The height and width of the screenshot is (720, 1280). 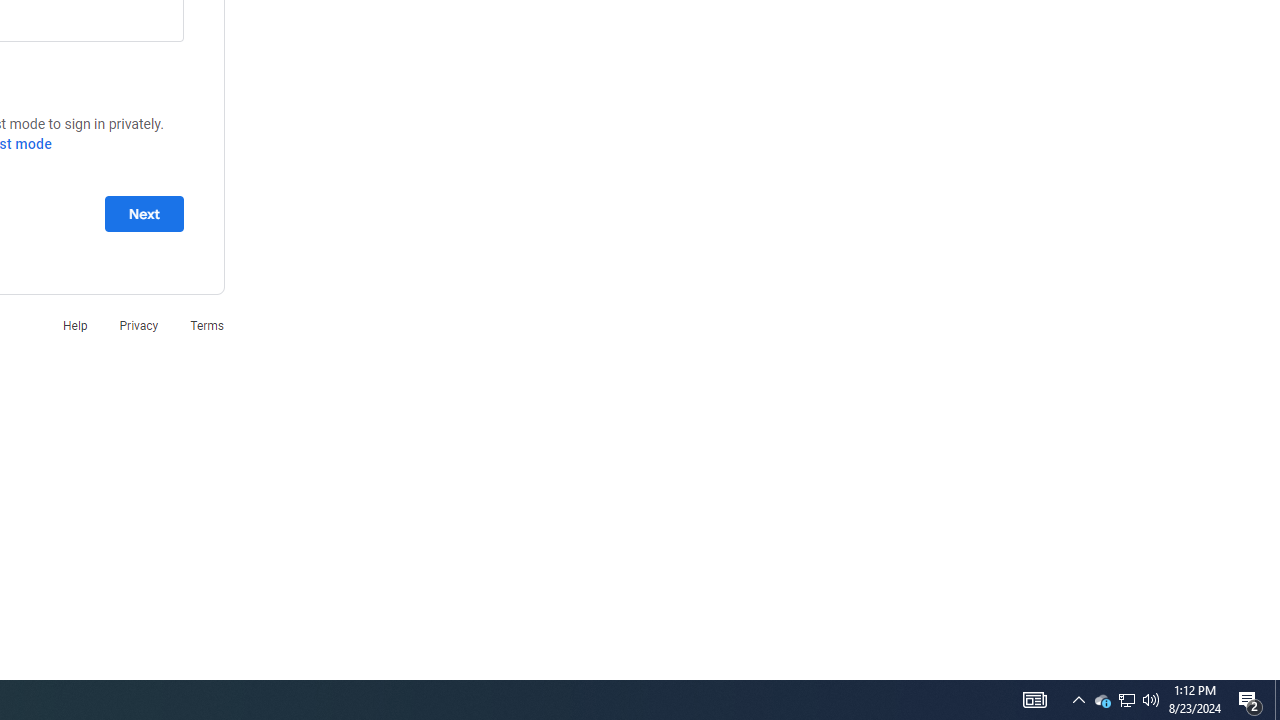 What do you see at coordinates (1078, 698) in the screenshot?
I see `'Notification Chevron'` at bounding box center [1078, 698].